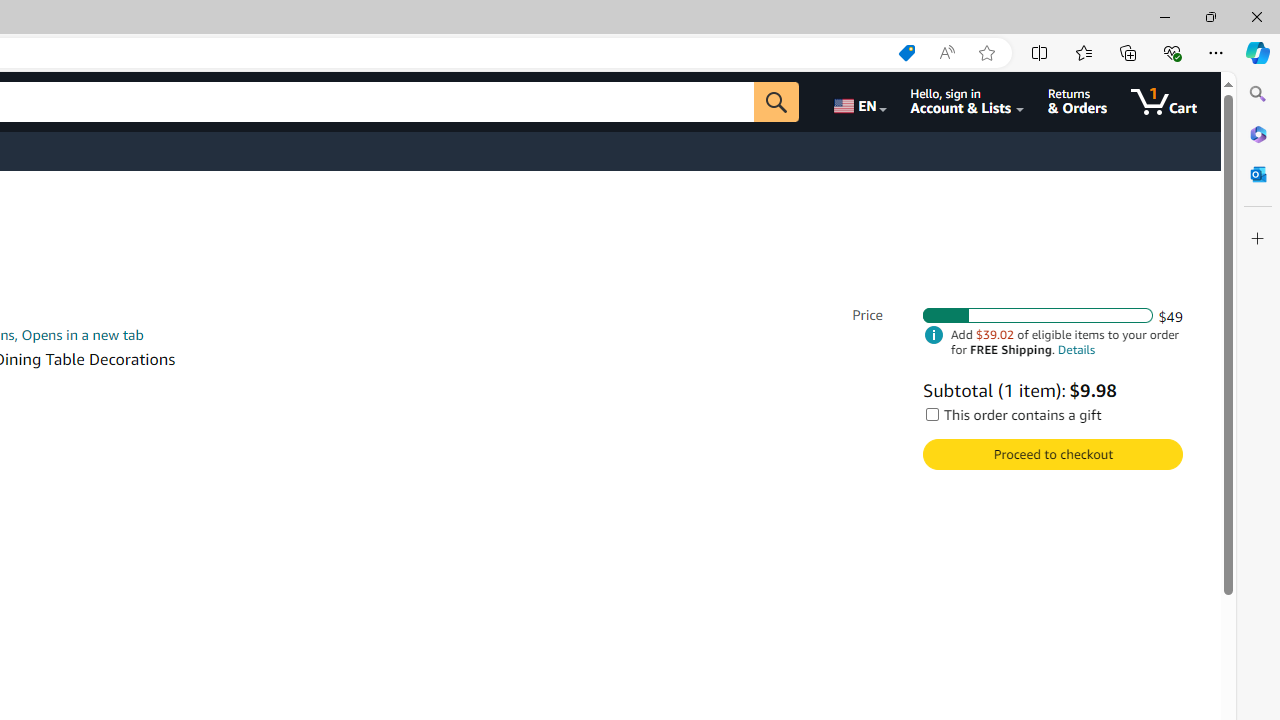 The image size is (1280, 720). I want to click on 'Details', so click(1076, 348).